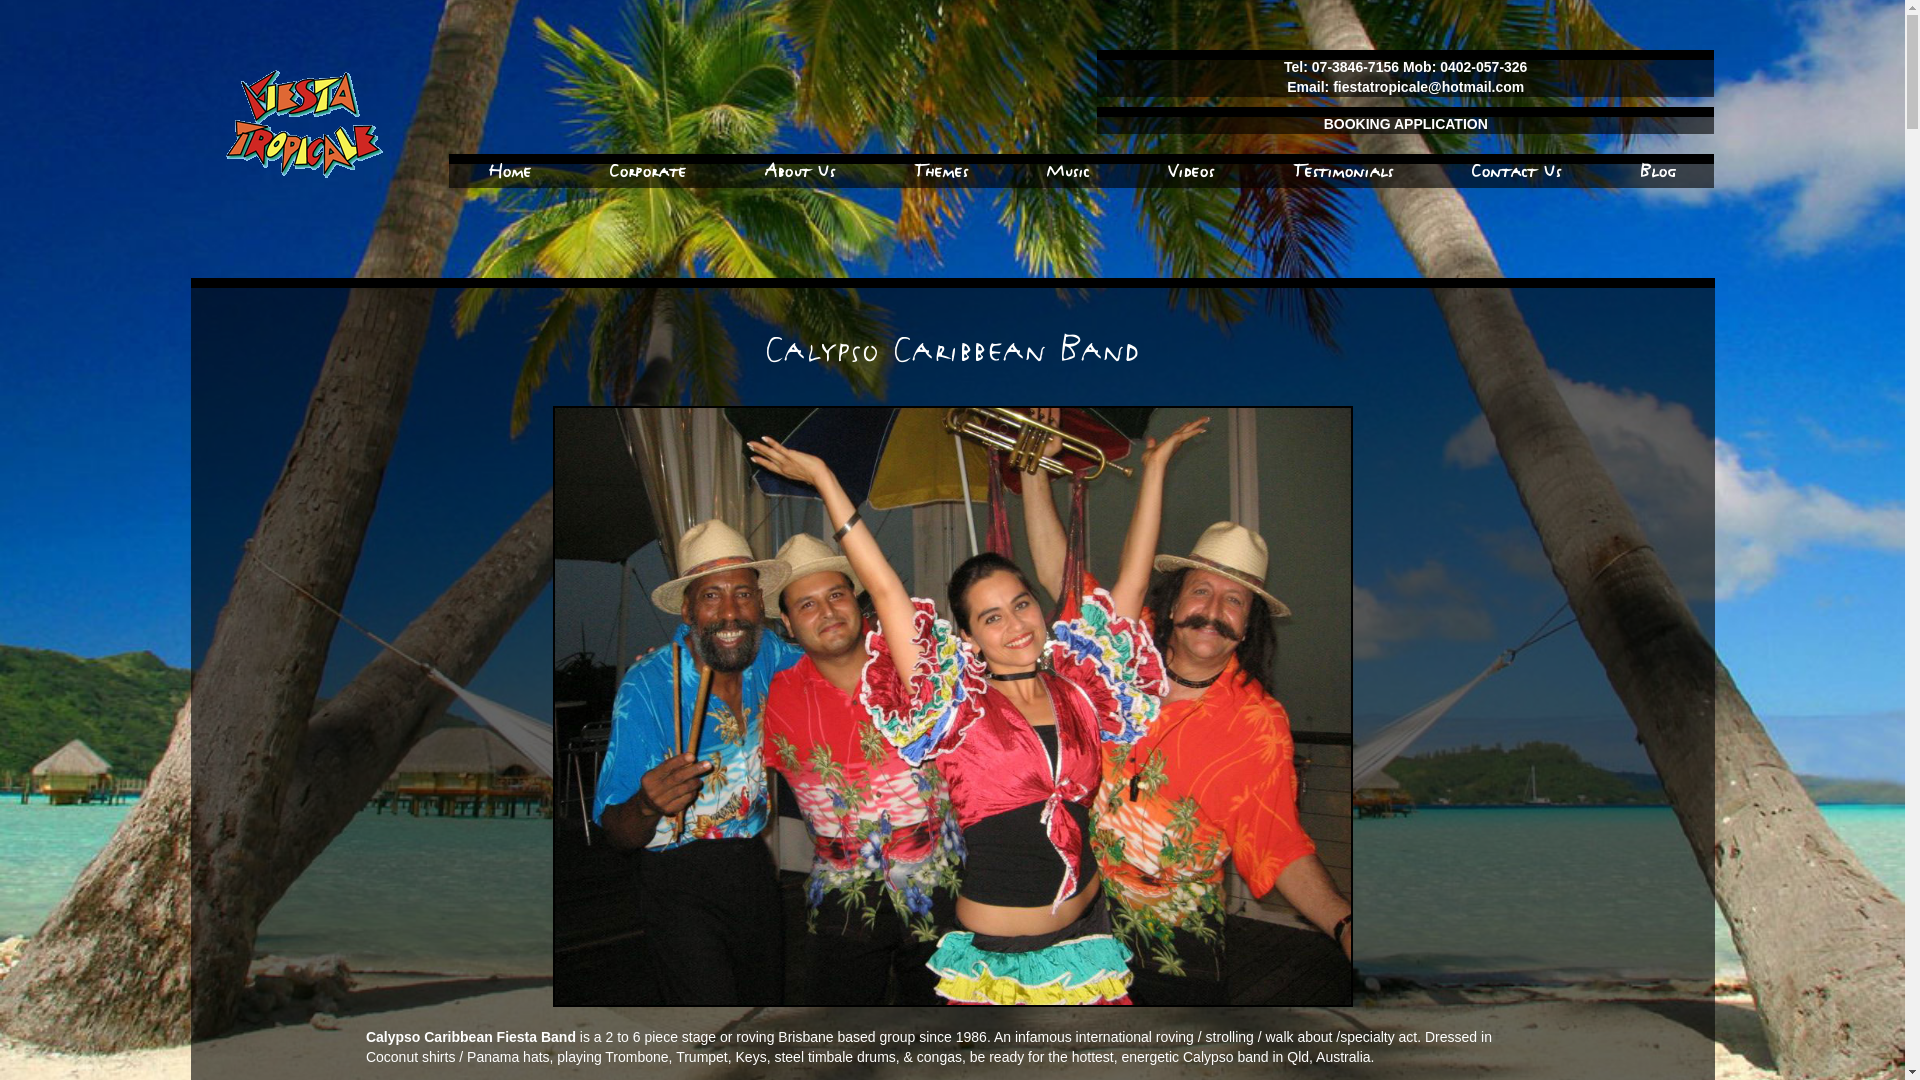  Describe the element at coordinates (608, 169) in the screenshot. I see `'Corporate'` at that location.